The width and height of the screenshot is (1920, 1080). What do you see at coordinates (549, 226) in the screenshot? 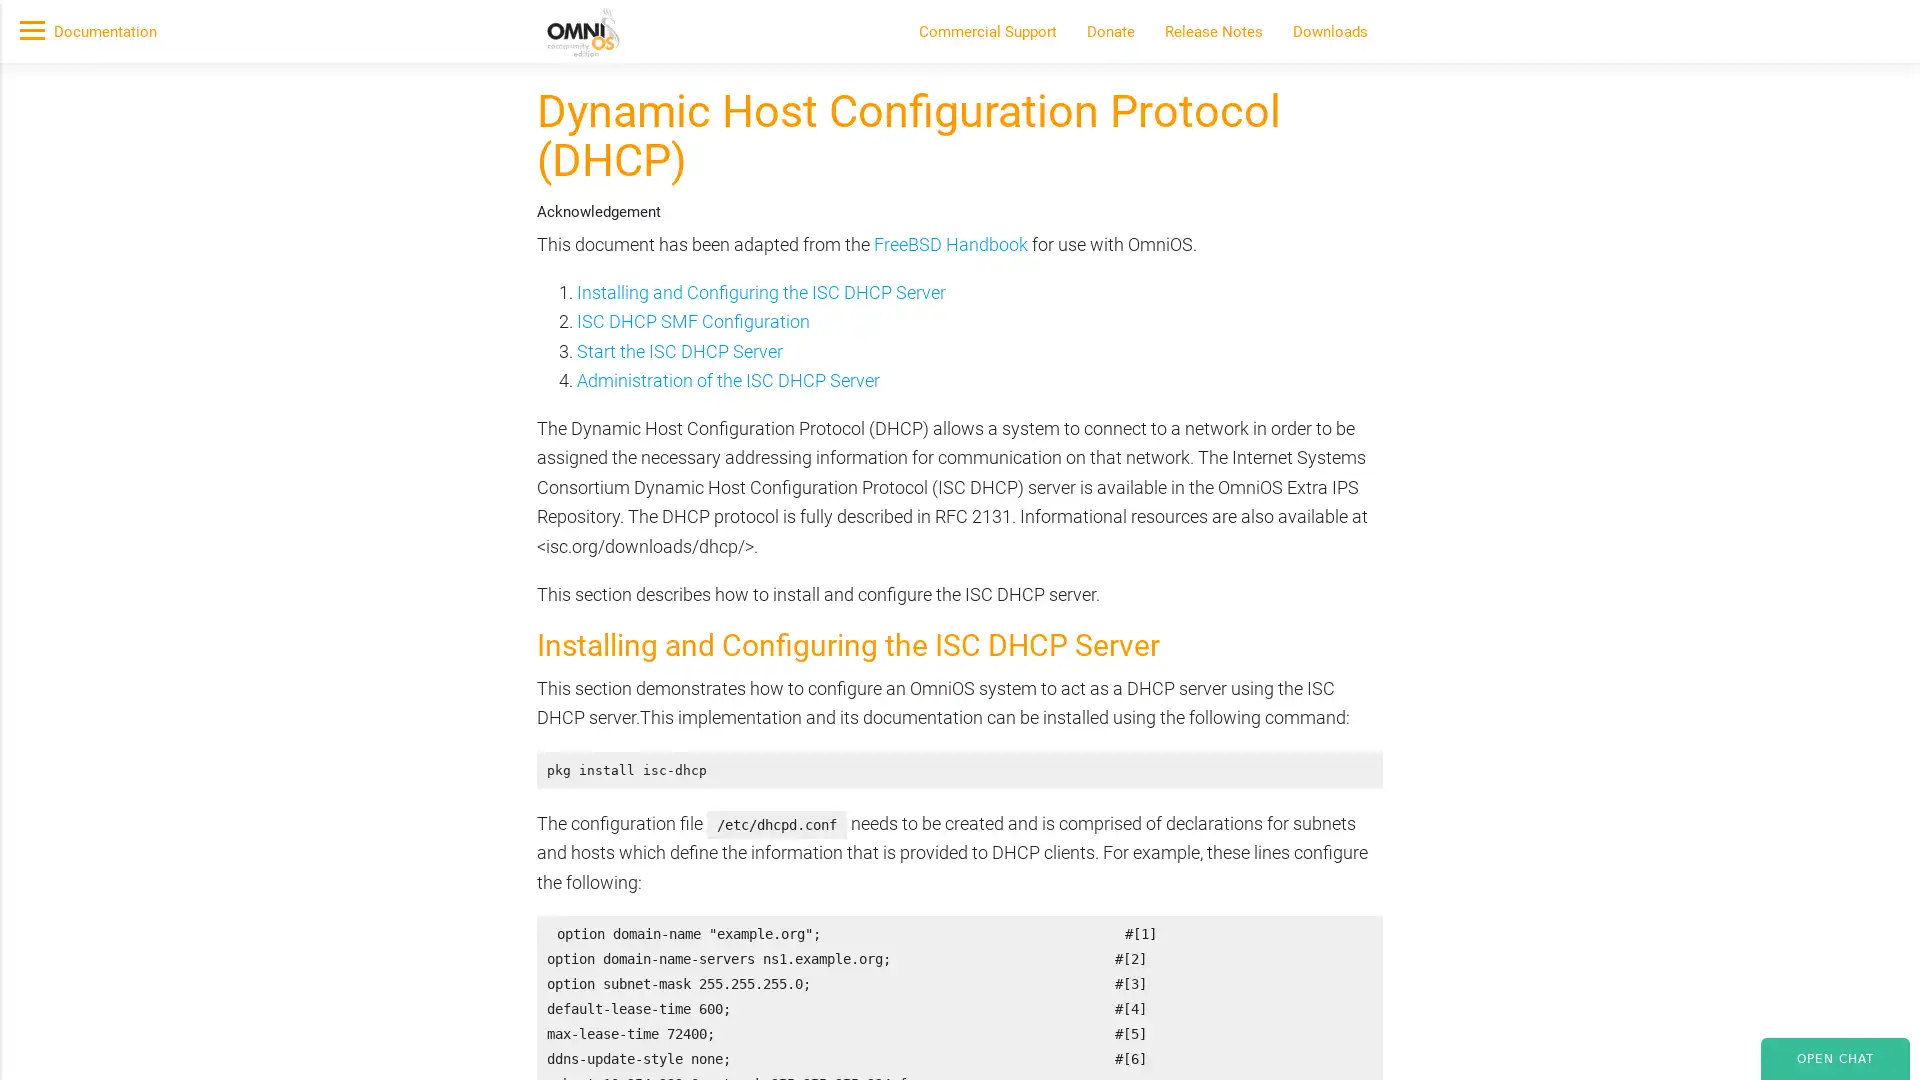
I see `SUBSCRIBE NOW!` at bounding box center [549, 226].